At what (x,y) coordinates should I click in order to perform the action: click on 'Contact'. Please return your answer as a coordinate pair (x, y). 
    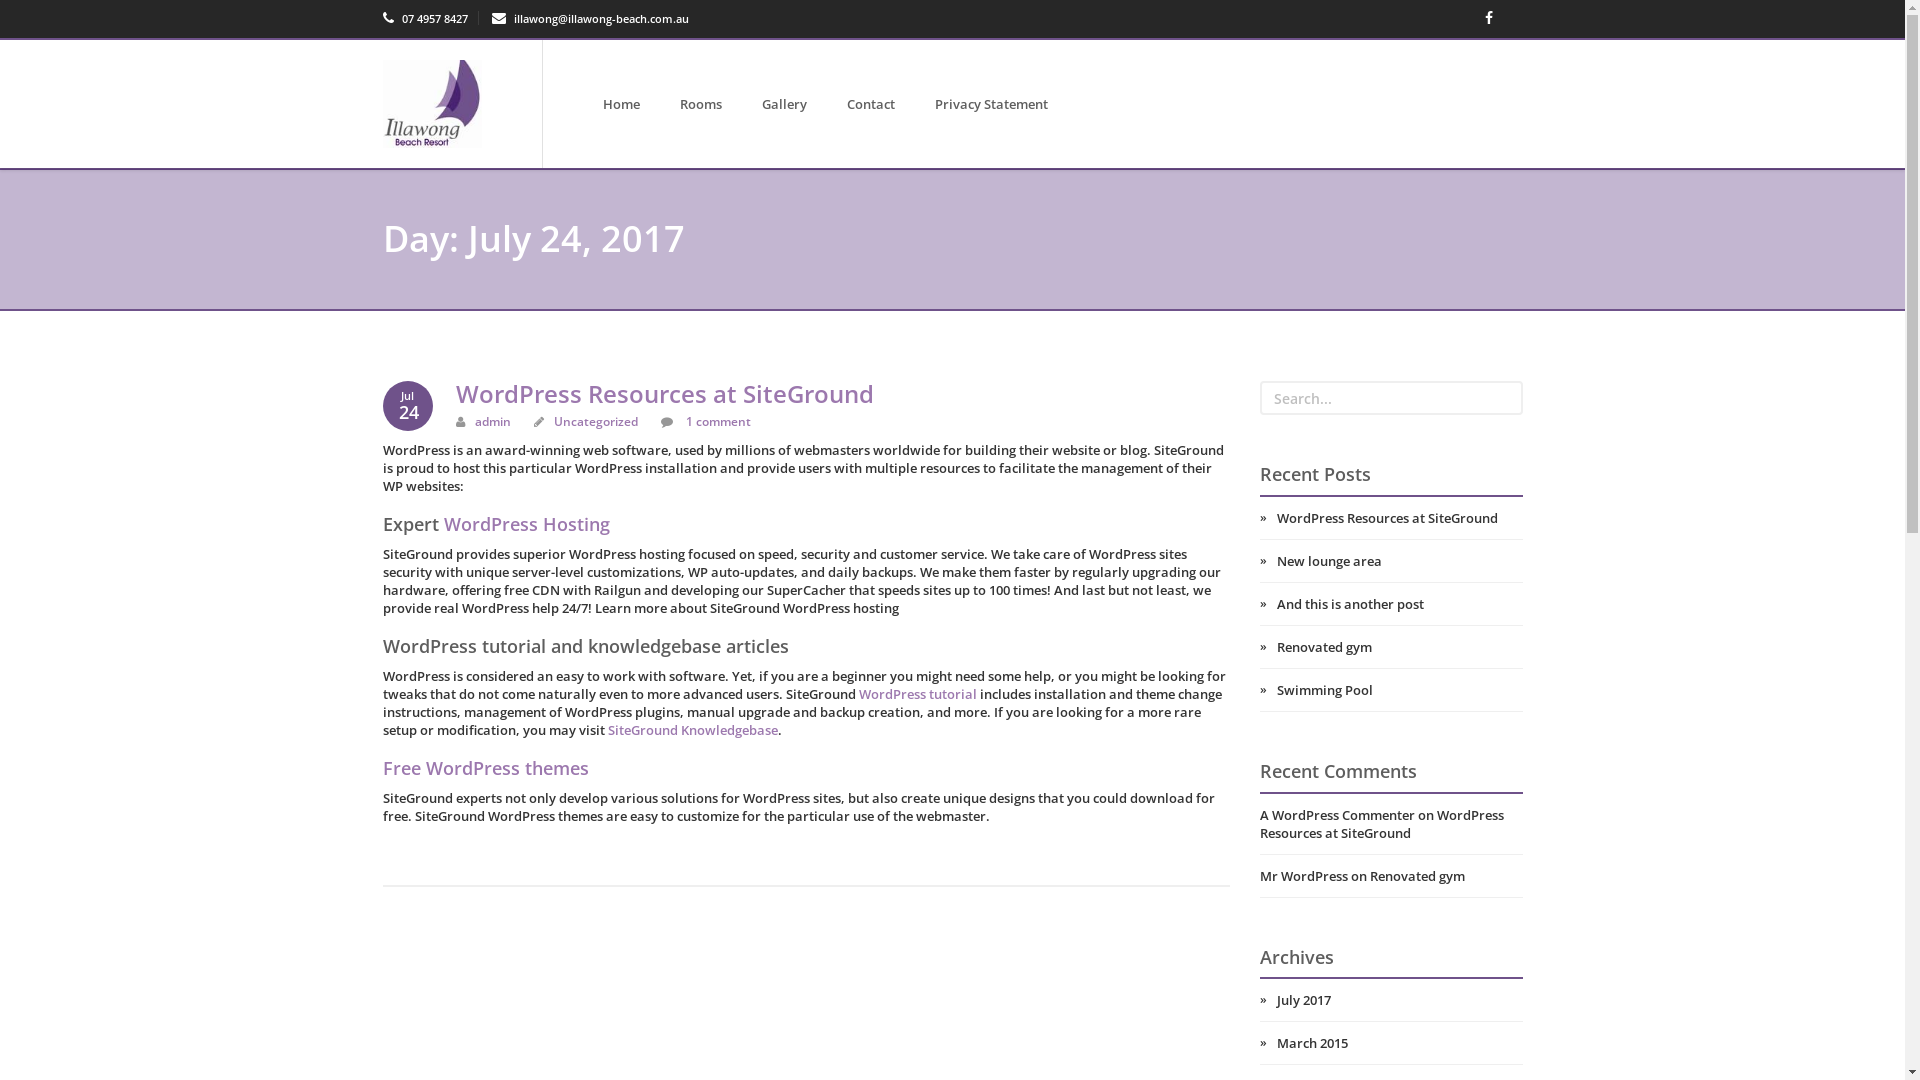
    Looking at the image, I should click on (870, 104).